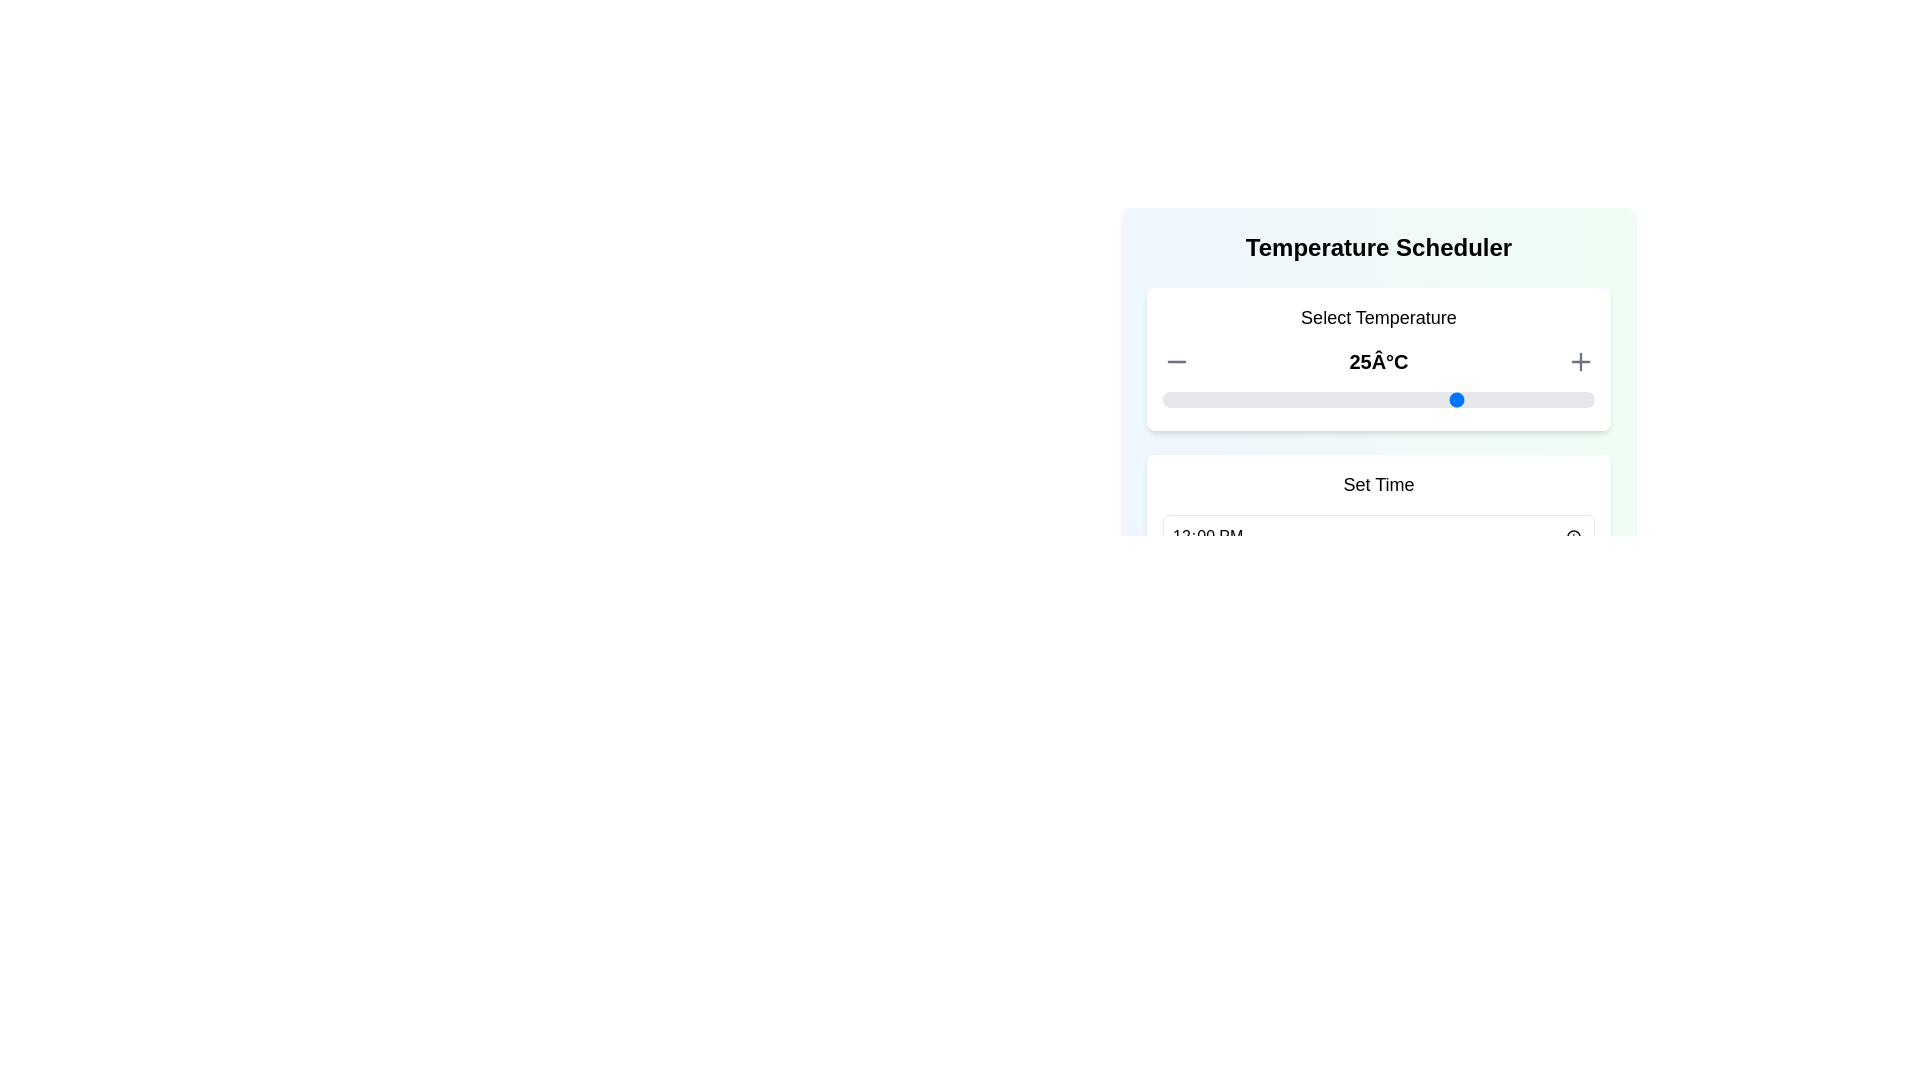 This screenshot has height=1080, width=1920. What do you see at coordinates (1508, 400) in the screenshot?
I see `the temperature slider` at bounding box center [1508, 400].